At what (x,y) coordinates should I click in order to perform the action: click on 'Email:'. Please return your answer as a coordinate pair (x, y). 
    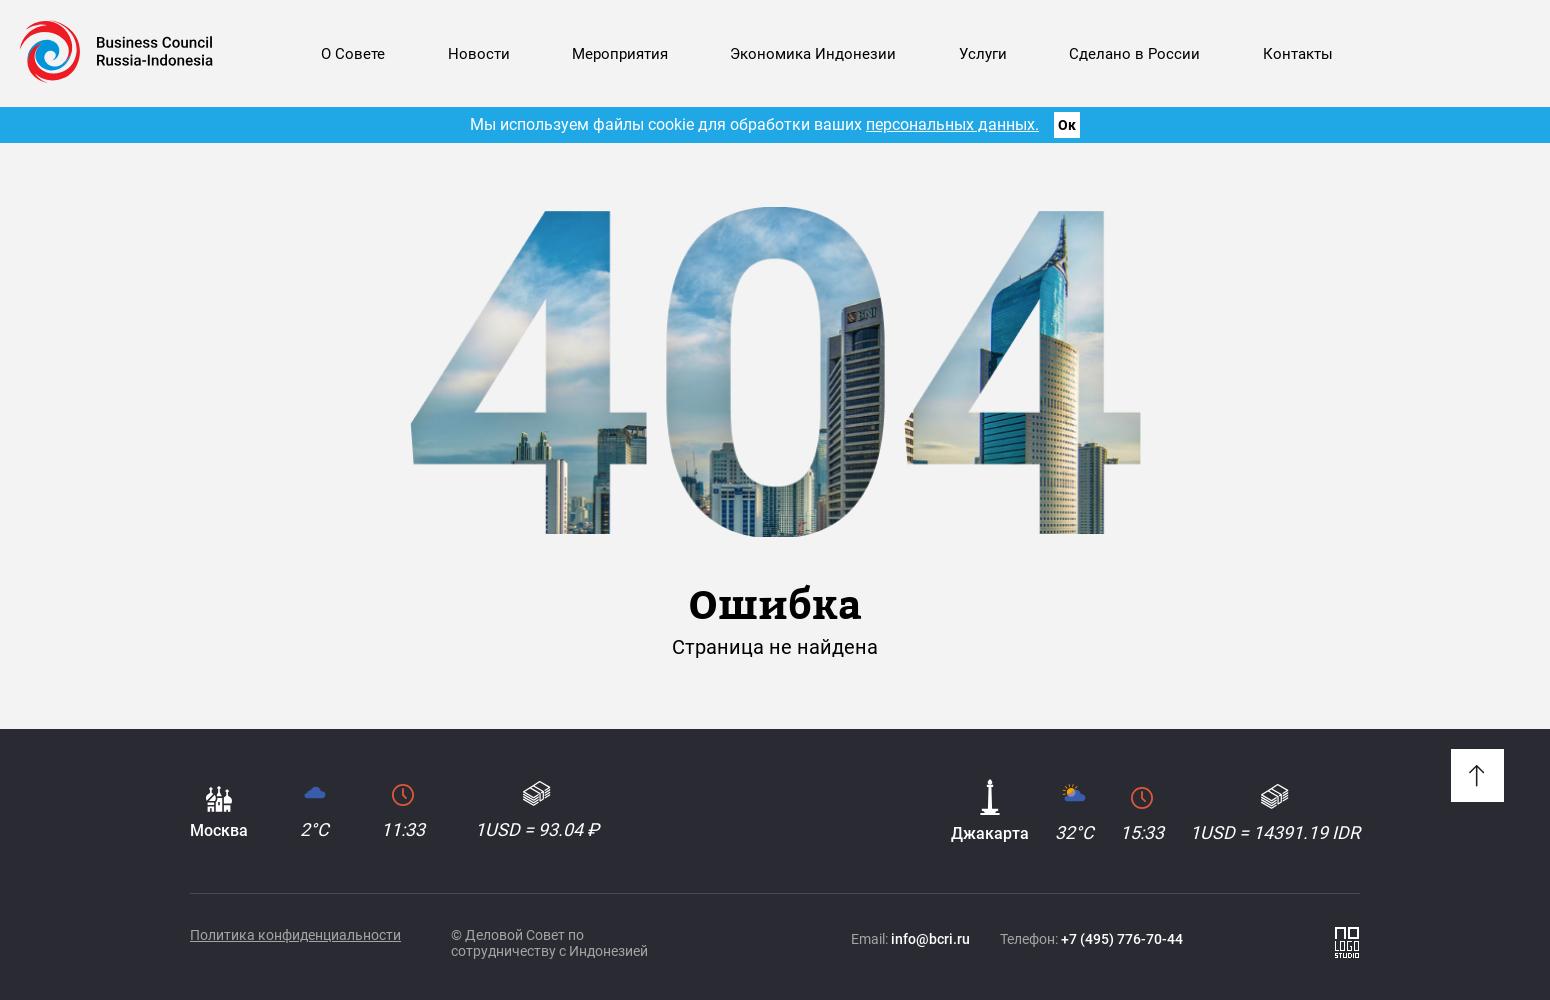
    Looking at the image, I should click on (870, 938).